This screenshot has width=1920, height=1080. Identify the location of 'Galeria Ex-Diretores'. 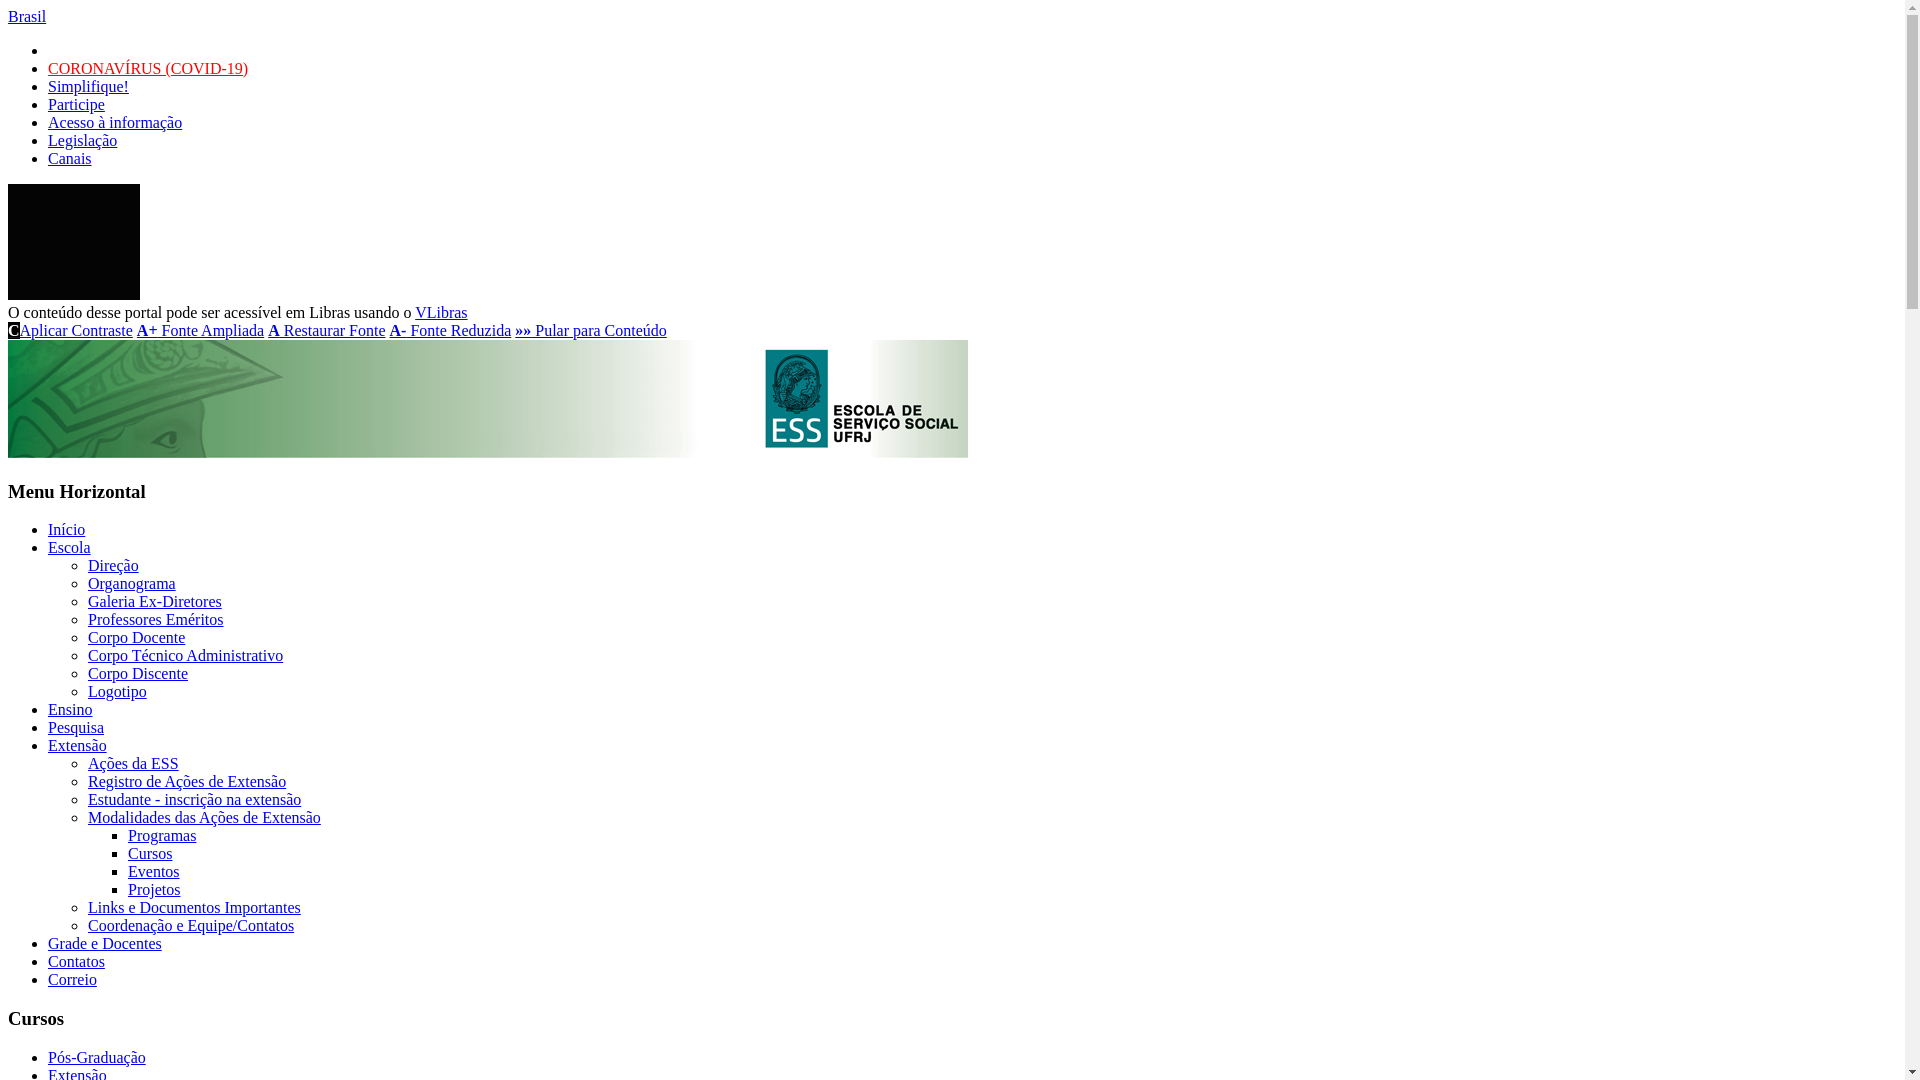
(153, 600).